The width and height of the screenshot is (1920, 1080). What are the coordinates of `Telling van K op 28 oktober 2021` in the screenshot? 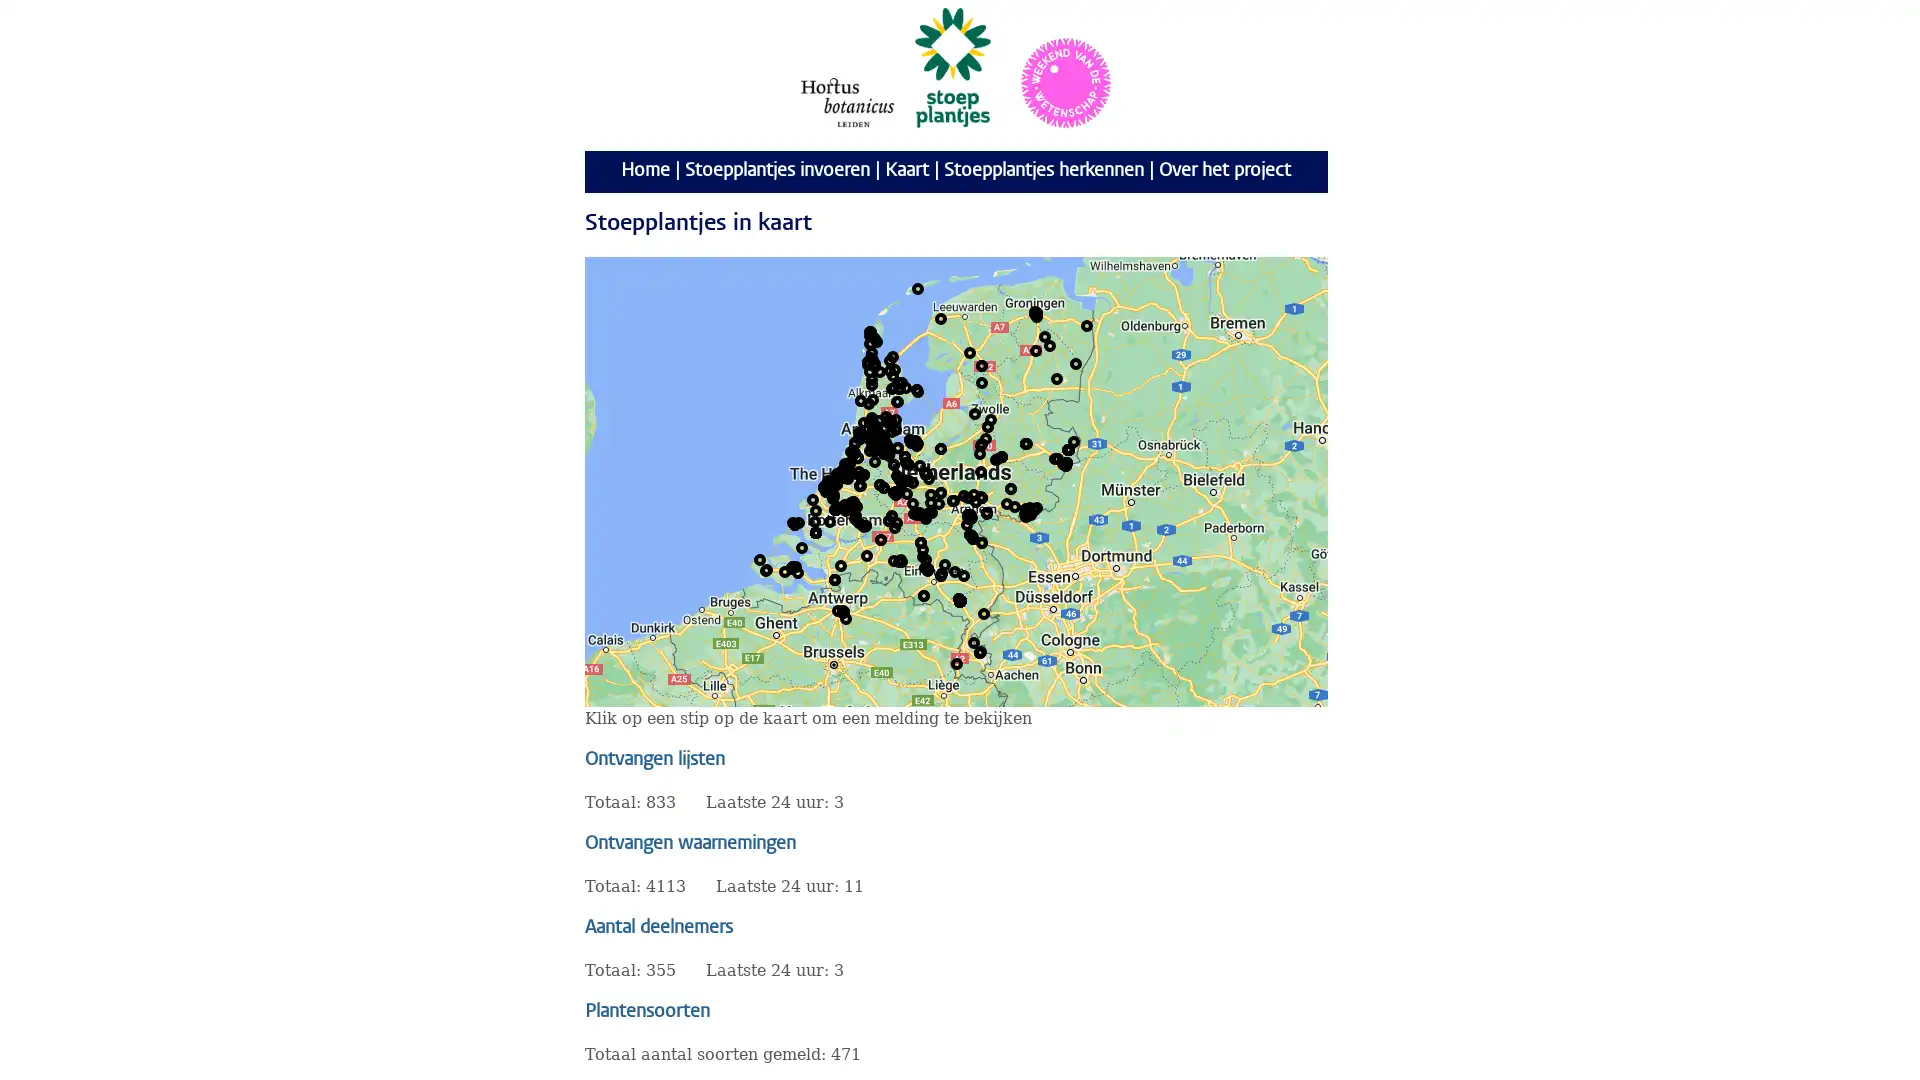 It's located at (844, 609).